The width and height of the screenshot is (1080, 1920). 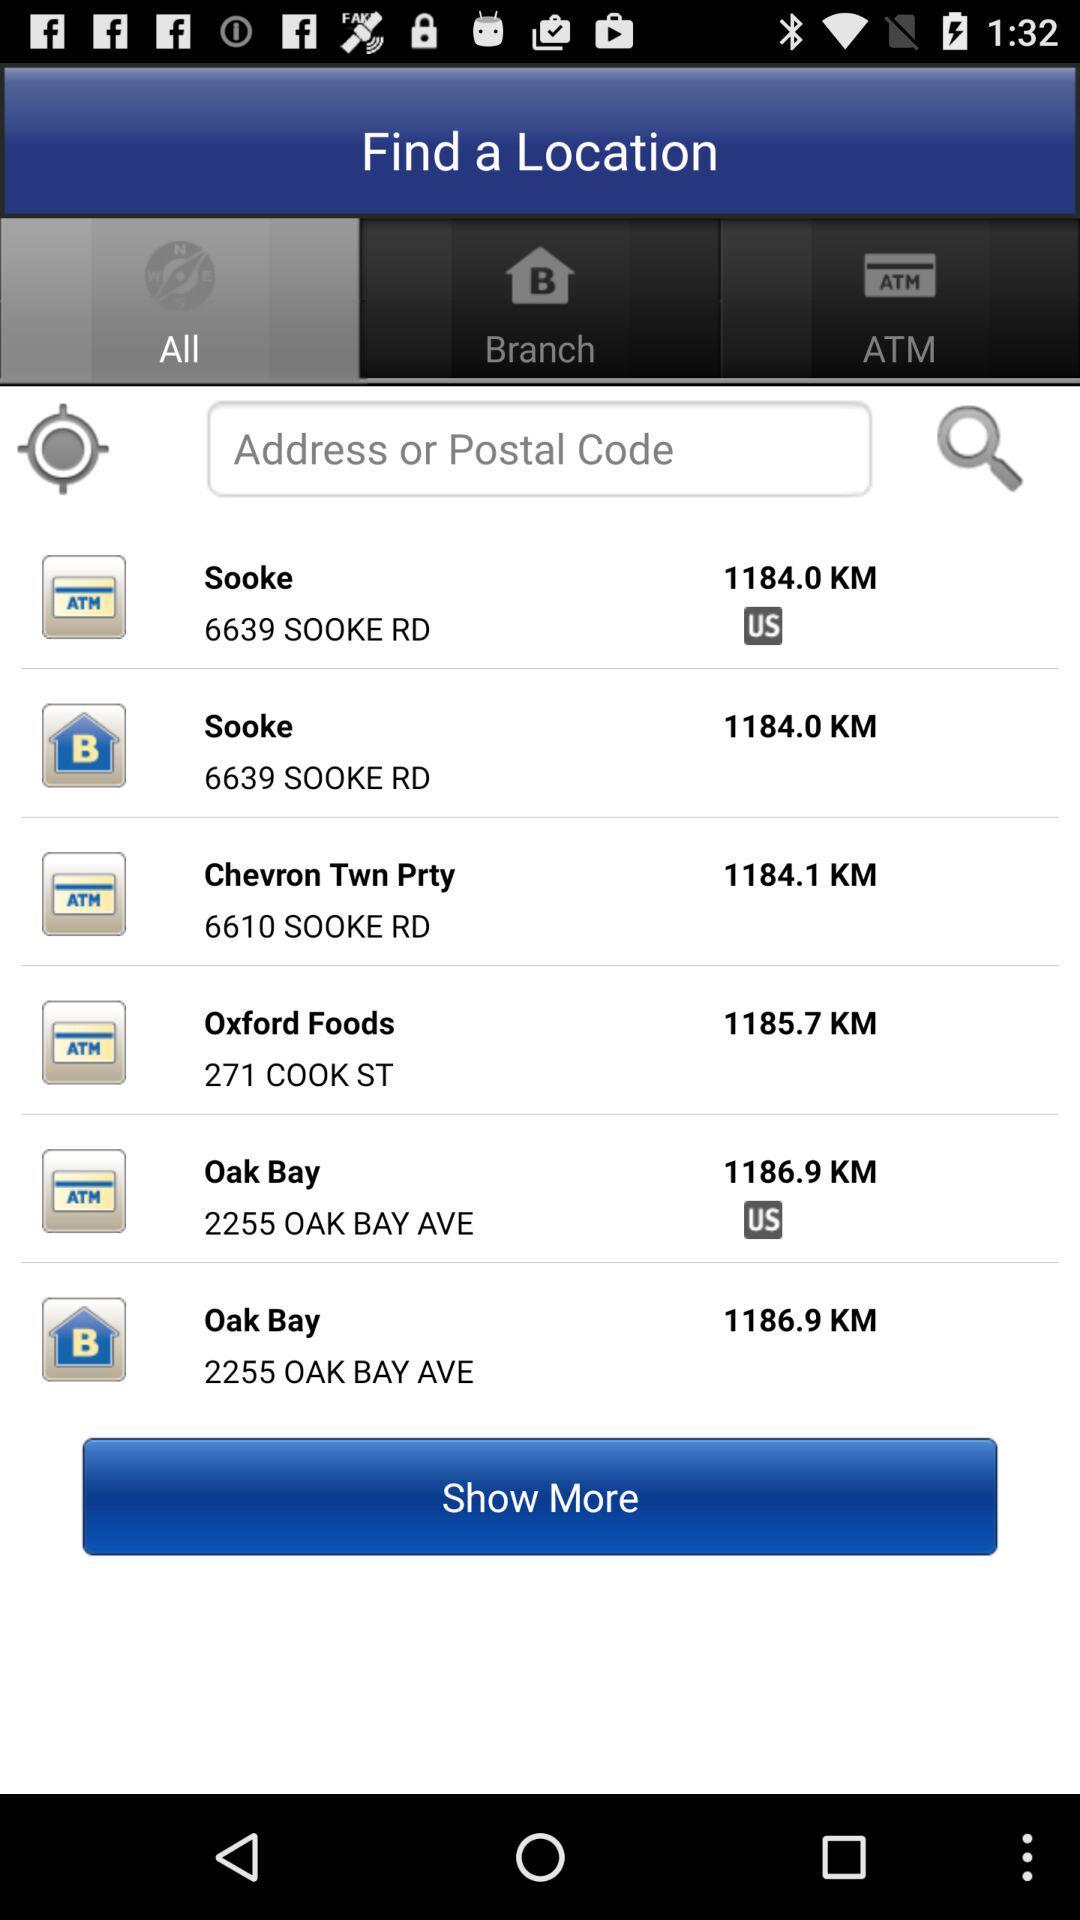 What do you see at coordinates (979, 448) in the screenshot?
I see `the icon above the 1184.0 km item` at bounding box center [979, 448].